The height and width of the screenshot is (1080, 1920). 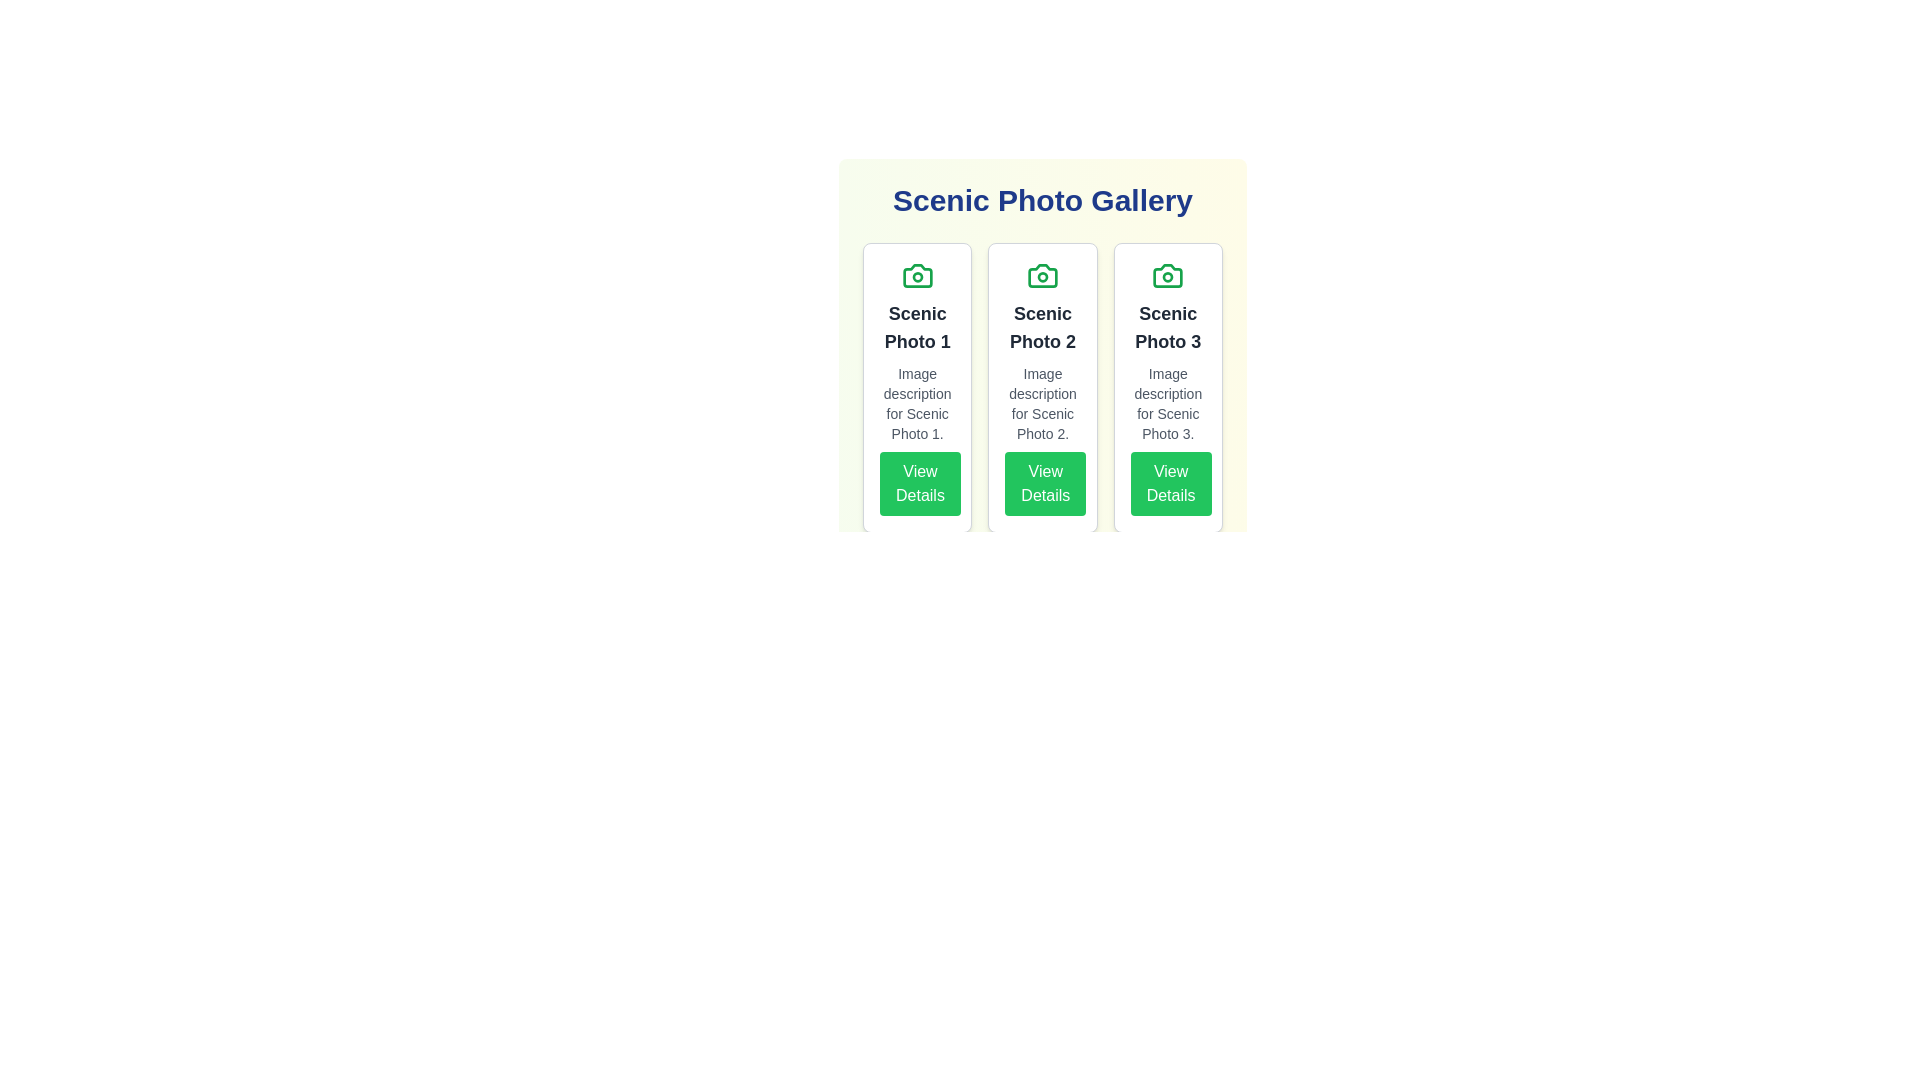 What do you see at coordinates (1171, 483) in the screenshot?
I see `'View Details' button for the scenic photo identified by Scenic Photo 3` at bounding box center [1171, 483].